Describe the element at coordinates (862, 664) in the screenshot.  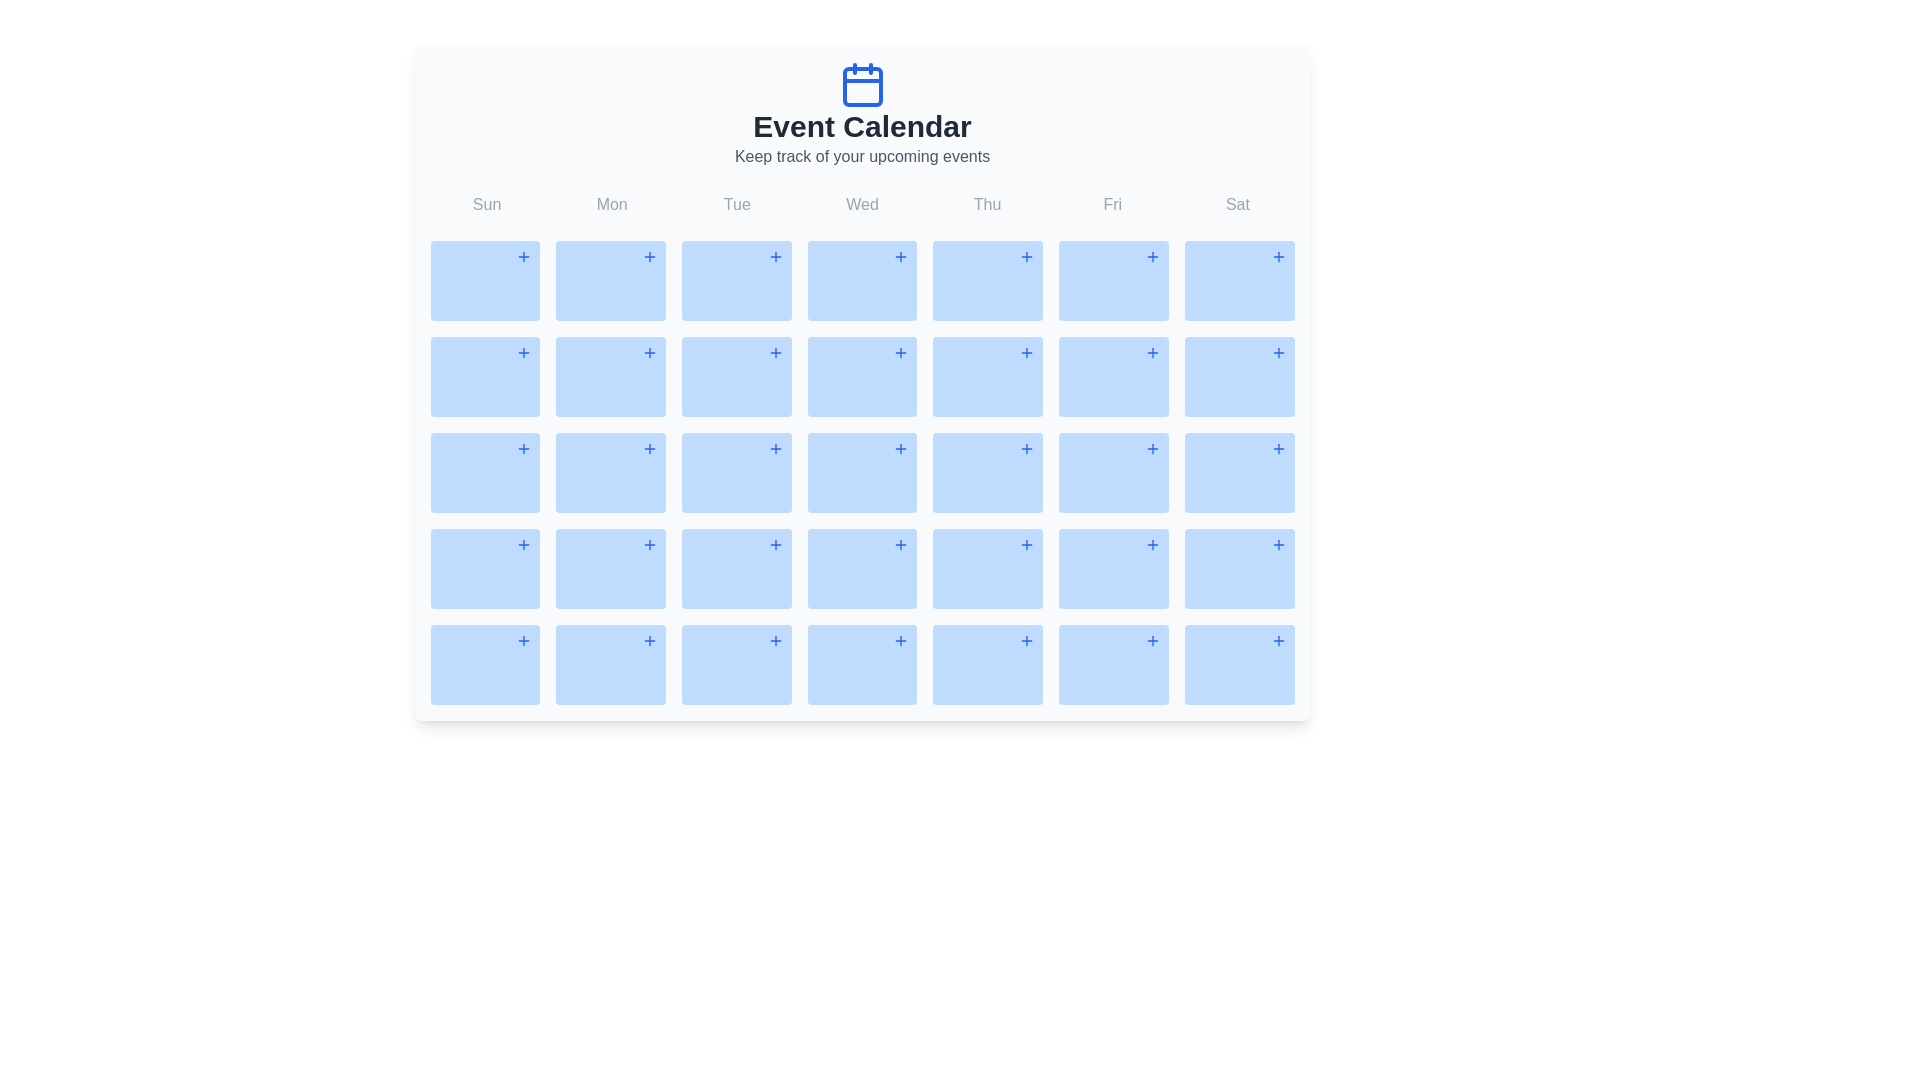
I see `the calendar cell located in the last row and fourth column of the grid layout` at that location.